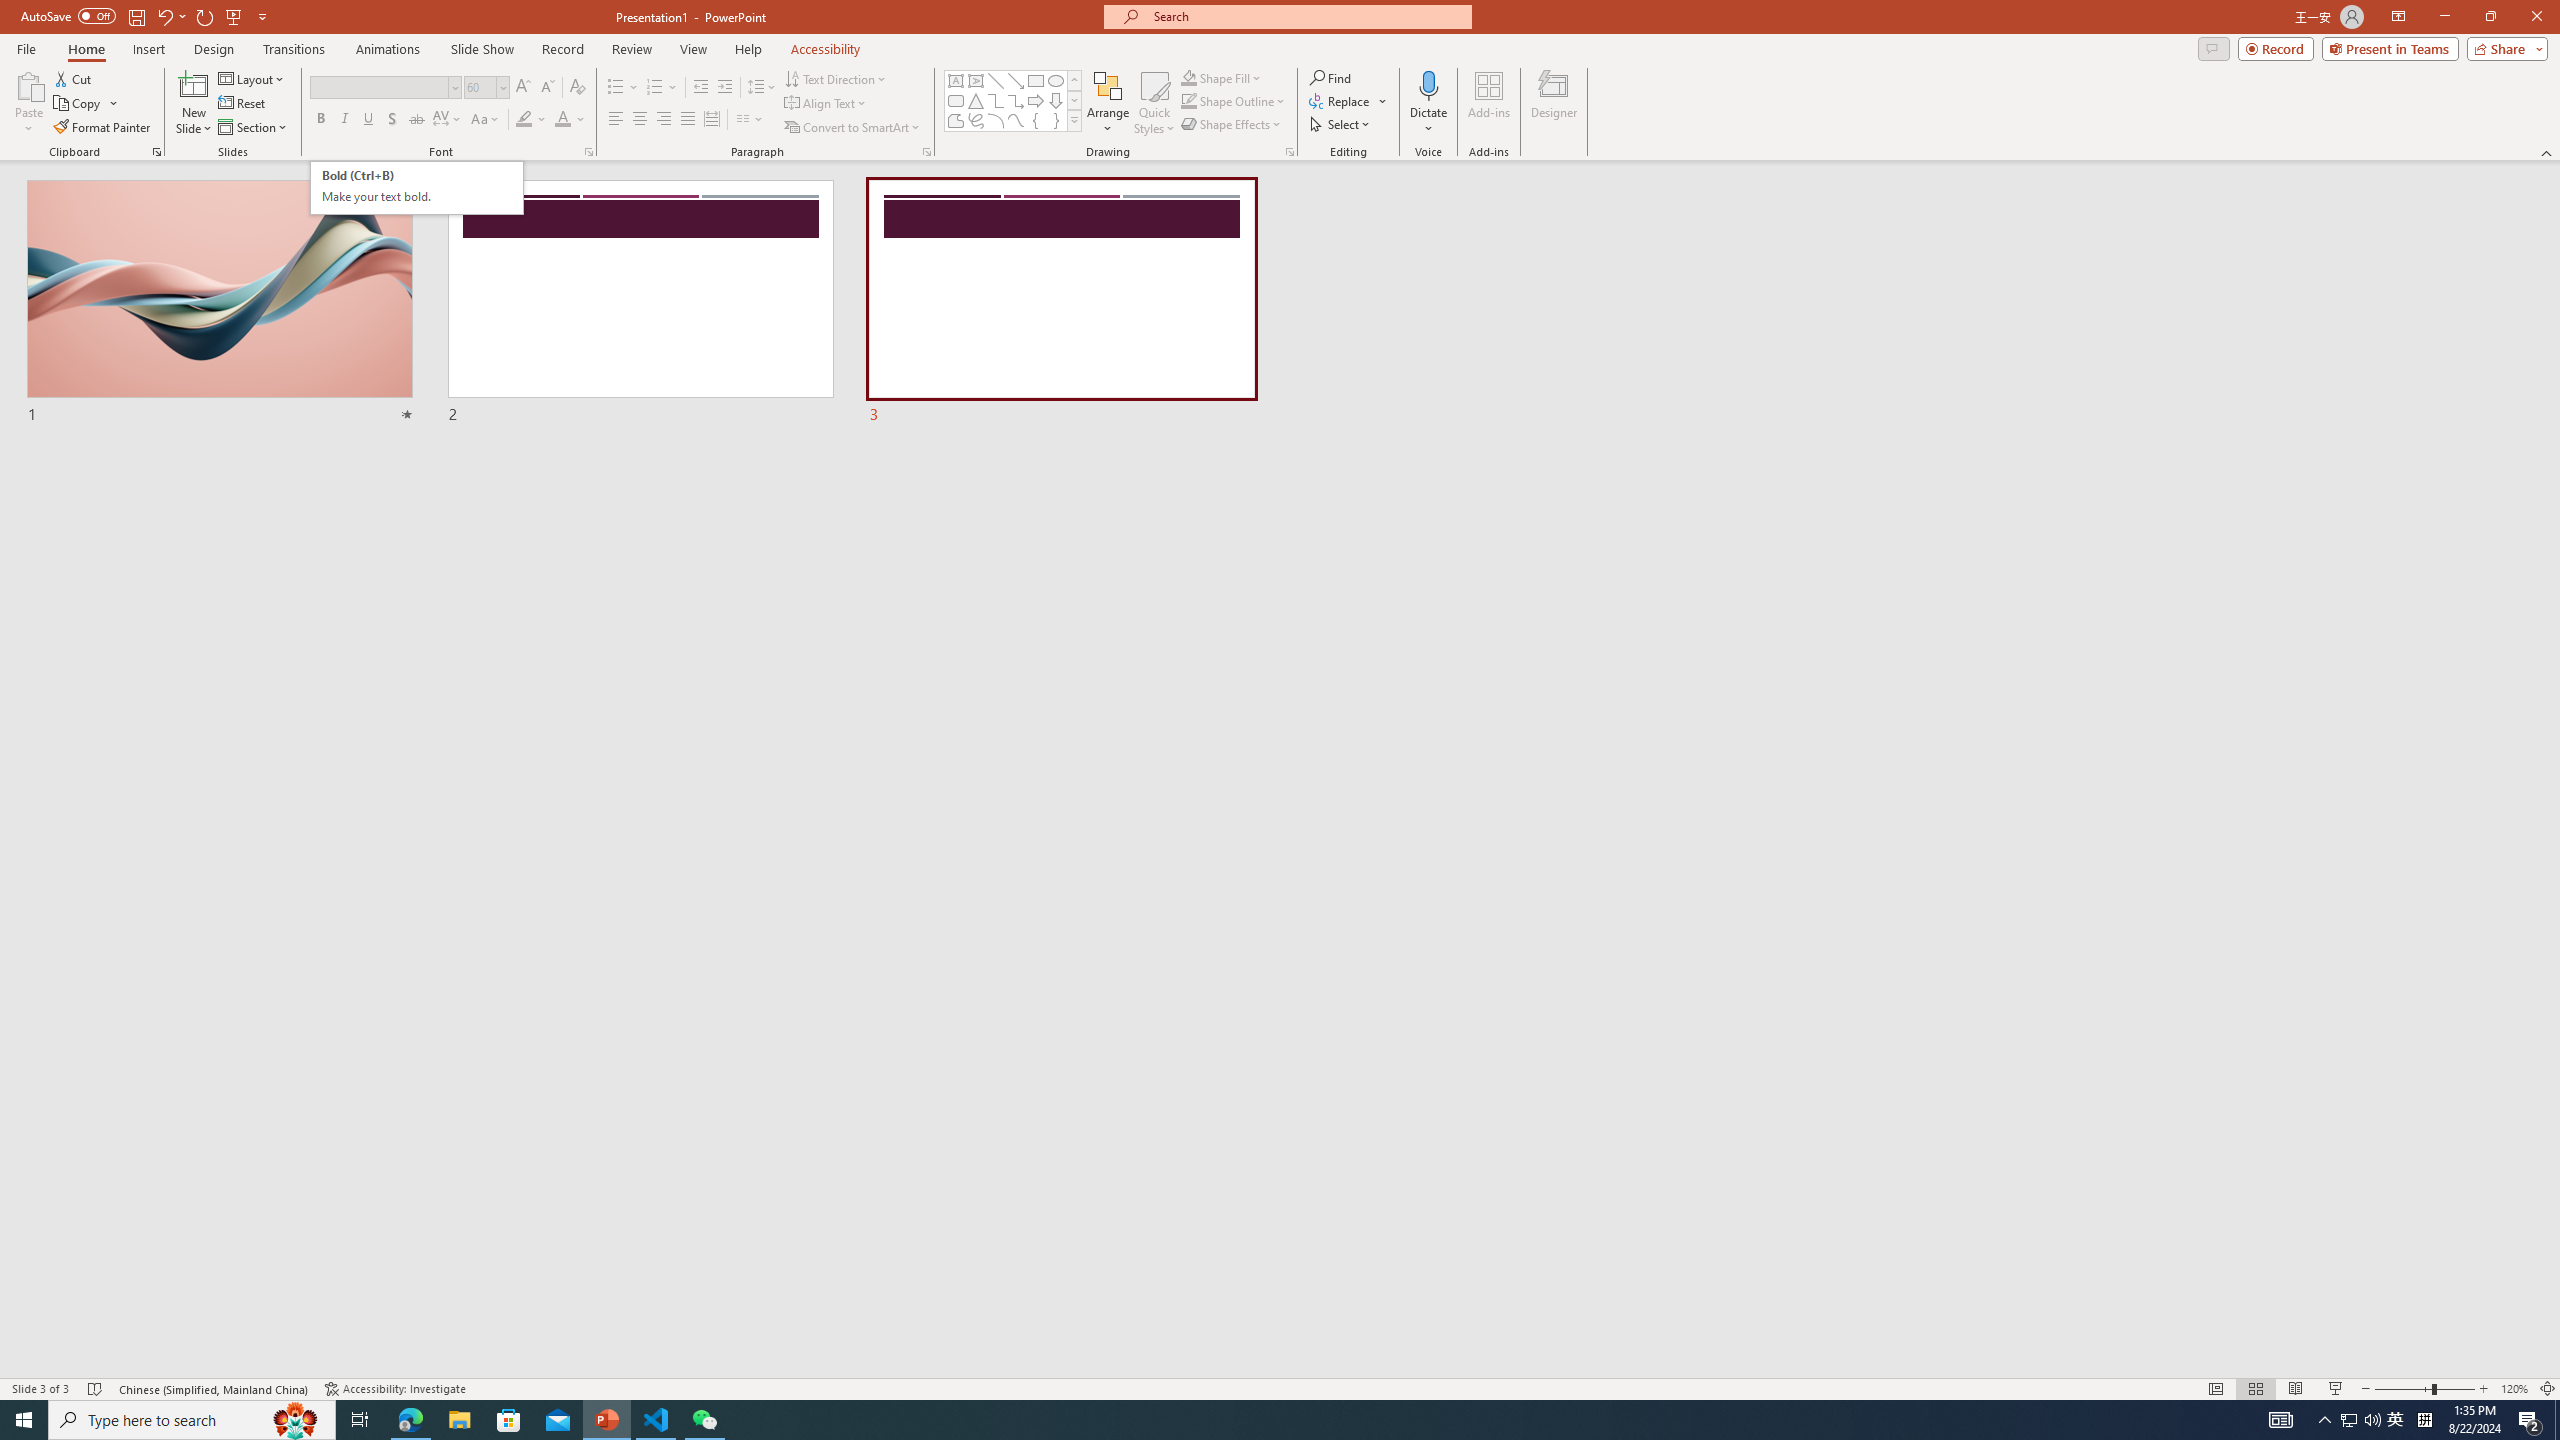 This screenshot has width=2560, height=1440. Describe the element at coordinates (664, 118) in the screenshot. I see `'Align Right'` at that location.